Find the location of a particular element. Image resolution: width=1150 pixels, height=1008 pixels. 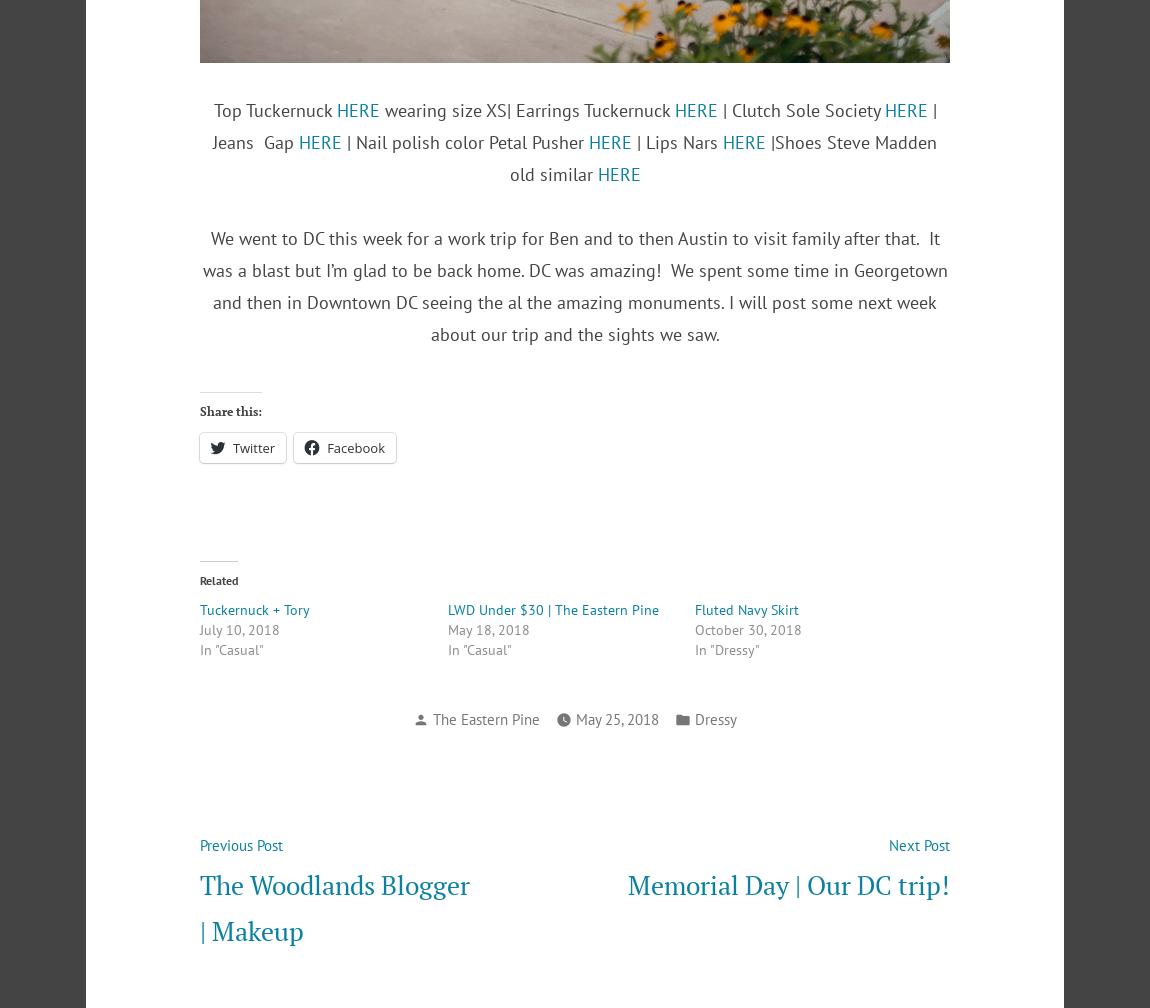

'May 25, 2018' is located at coordinates (616, 718).